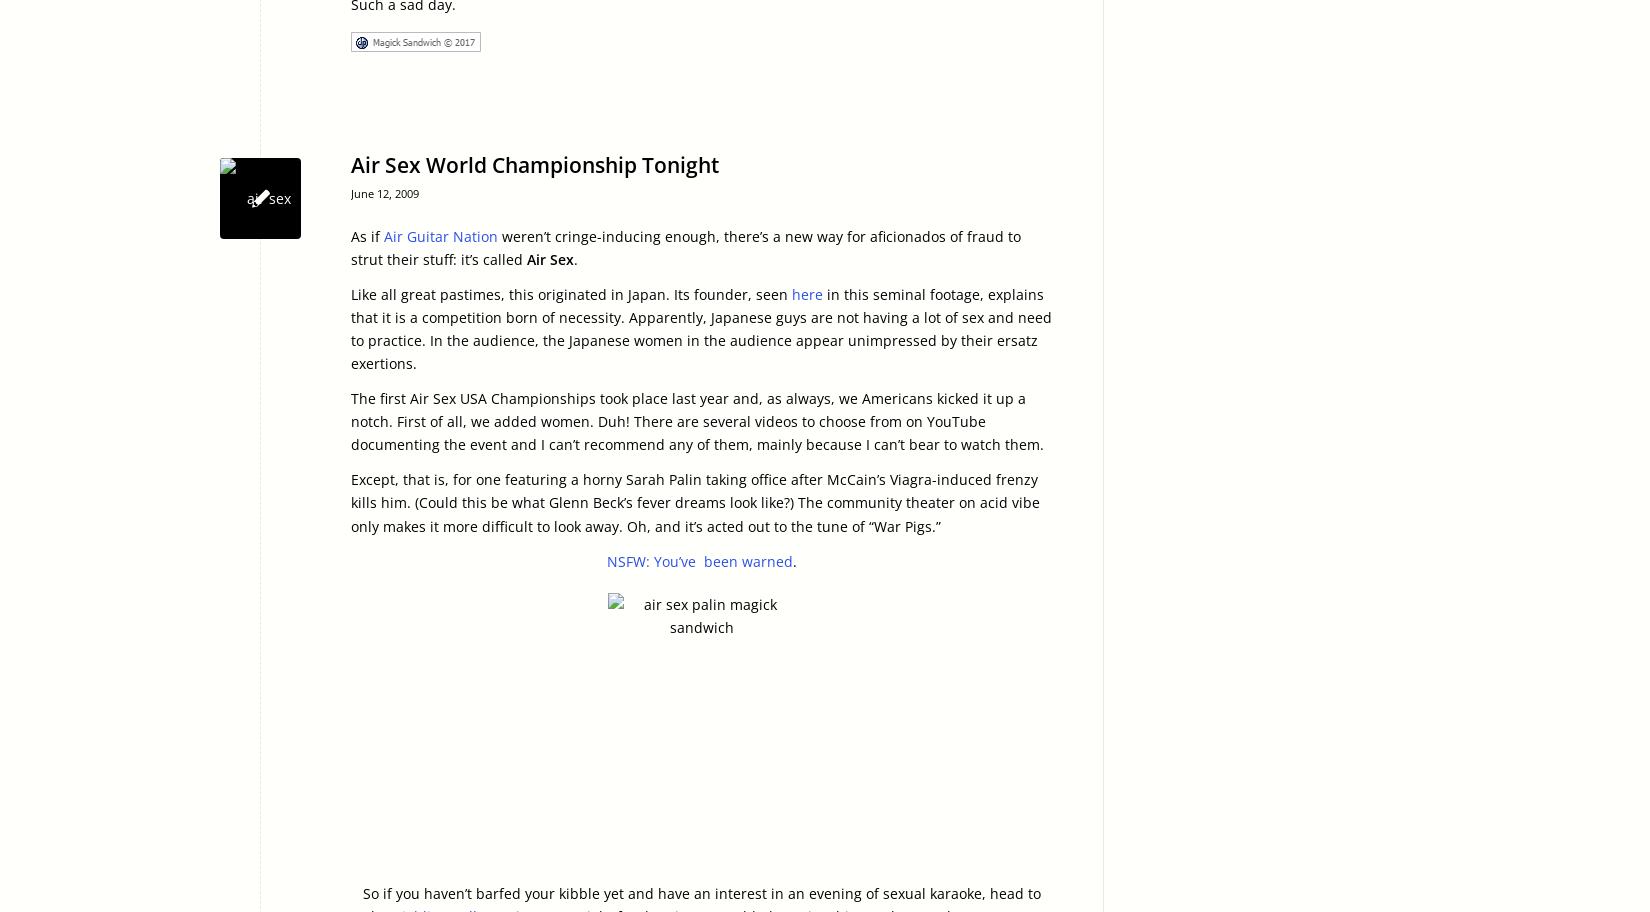 This screenshot has width=1650, height=912. What do you see at coordinates (219, 185) in the screenshot?
I see `'https://magicksandwich.org/wp-content/uploads/2017/07/Magick-Sandwich-header.png'` at bounding box center [219, 185].